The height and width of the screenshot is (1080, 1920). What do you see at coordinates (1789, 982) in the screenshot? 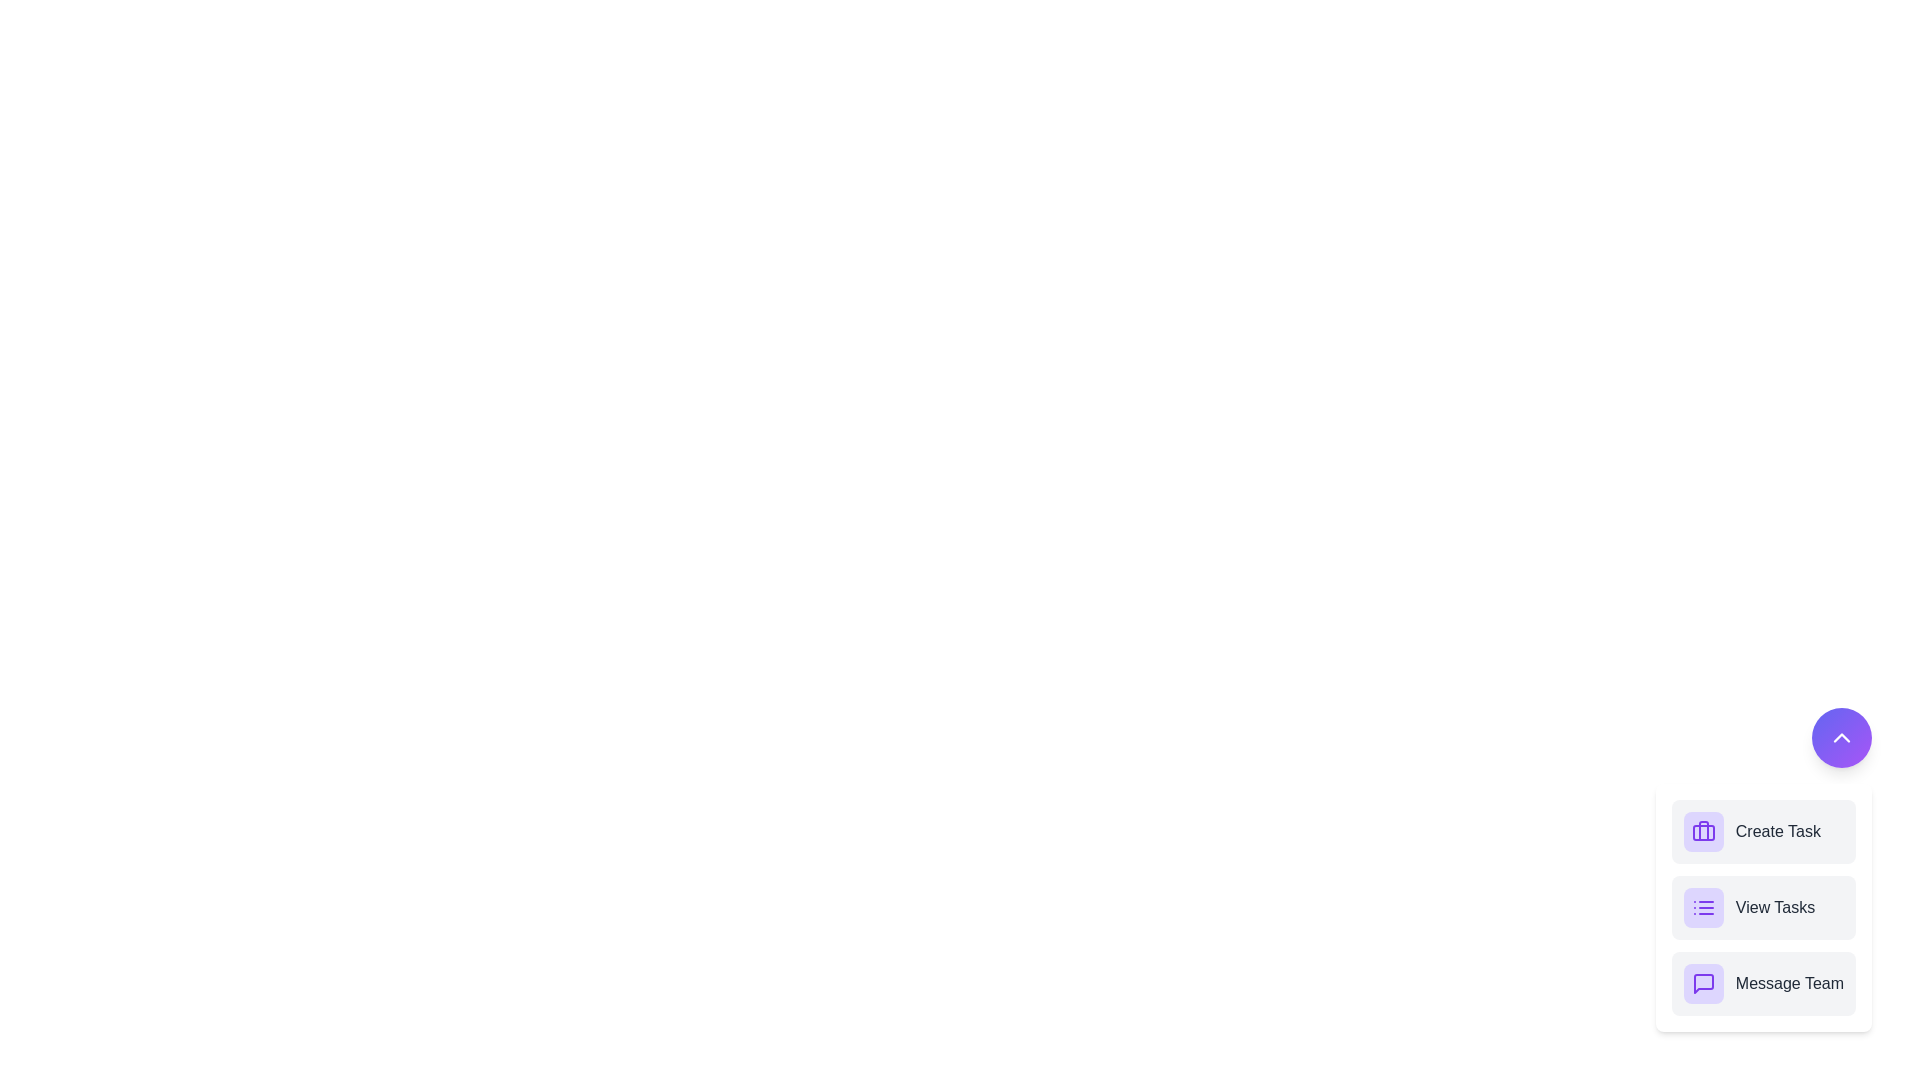
I see `the 'Message Team' button` at bounding box center [1789, 982].